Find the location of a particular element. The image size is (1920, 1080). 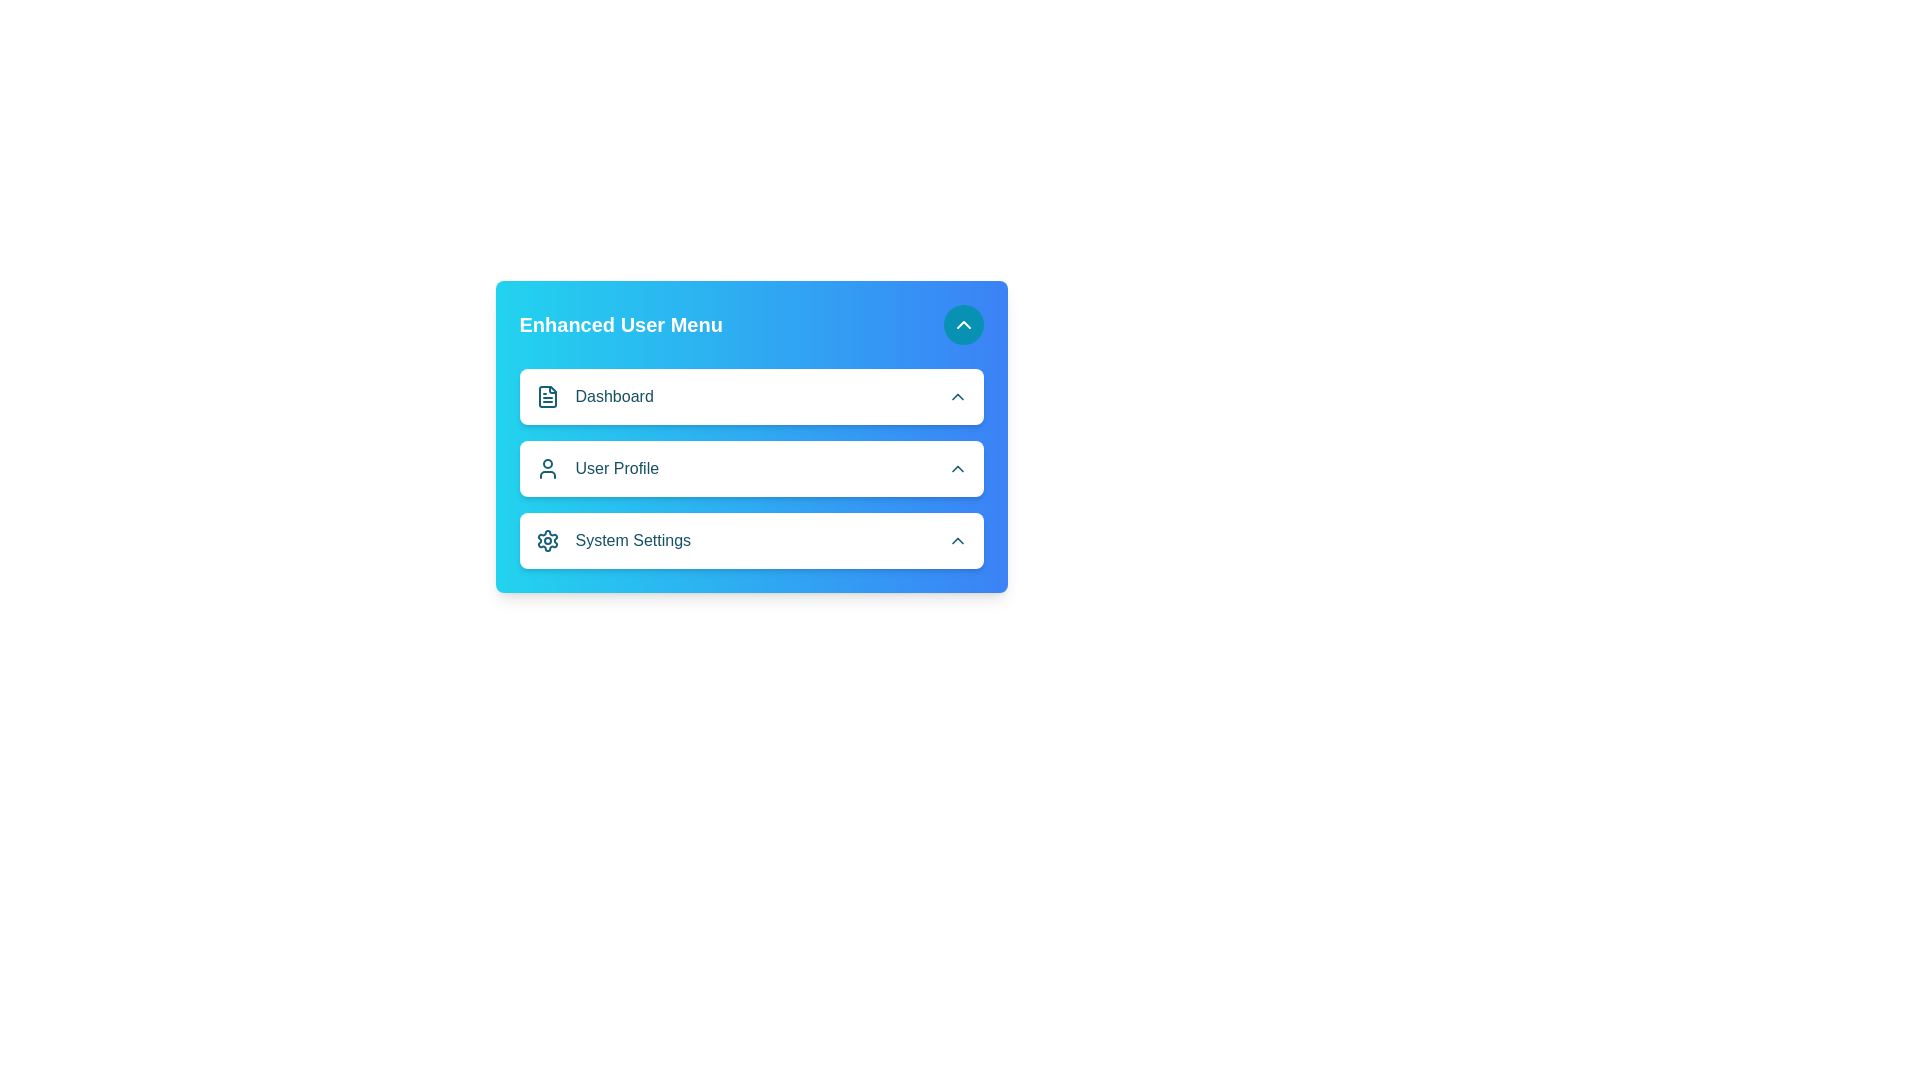

the 'System Settings' menu option, which features a gear-shaped icon followed by bold text on a white background, located at the bottom of the 'Enhanced User Menu.' is located at coordinates (612, 540).